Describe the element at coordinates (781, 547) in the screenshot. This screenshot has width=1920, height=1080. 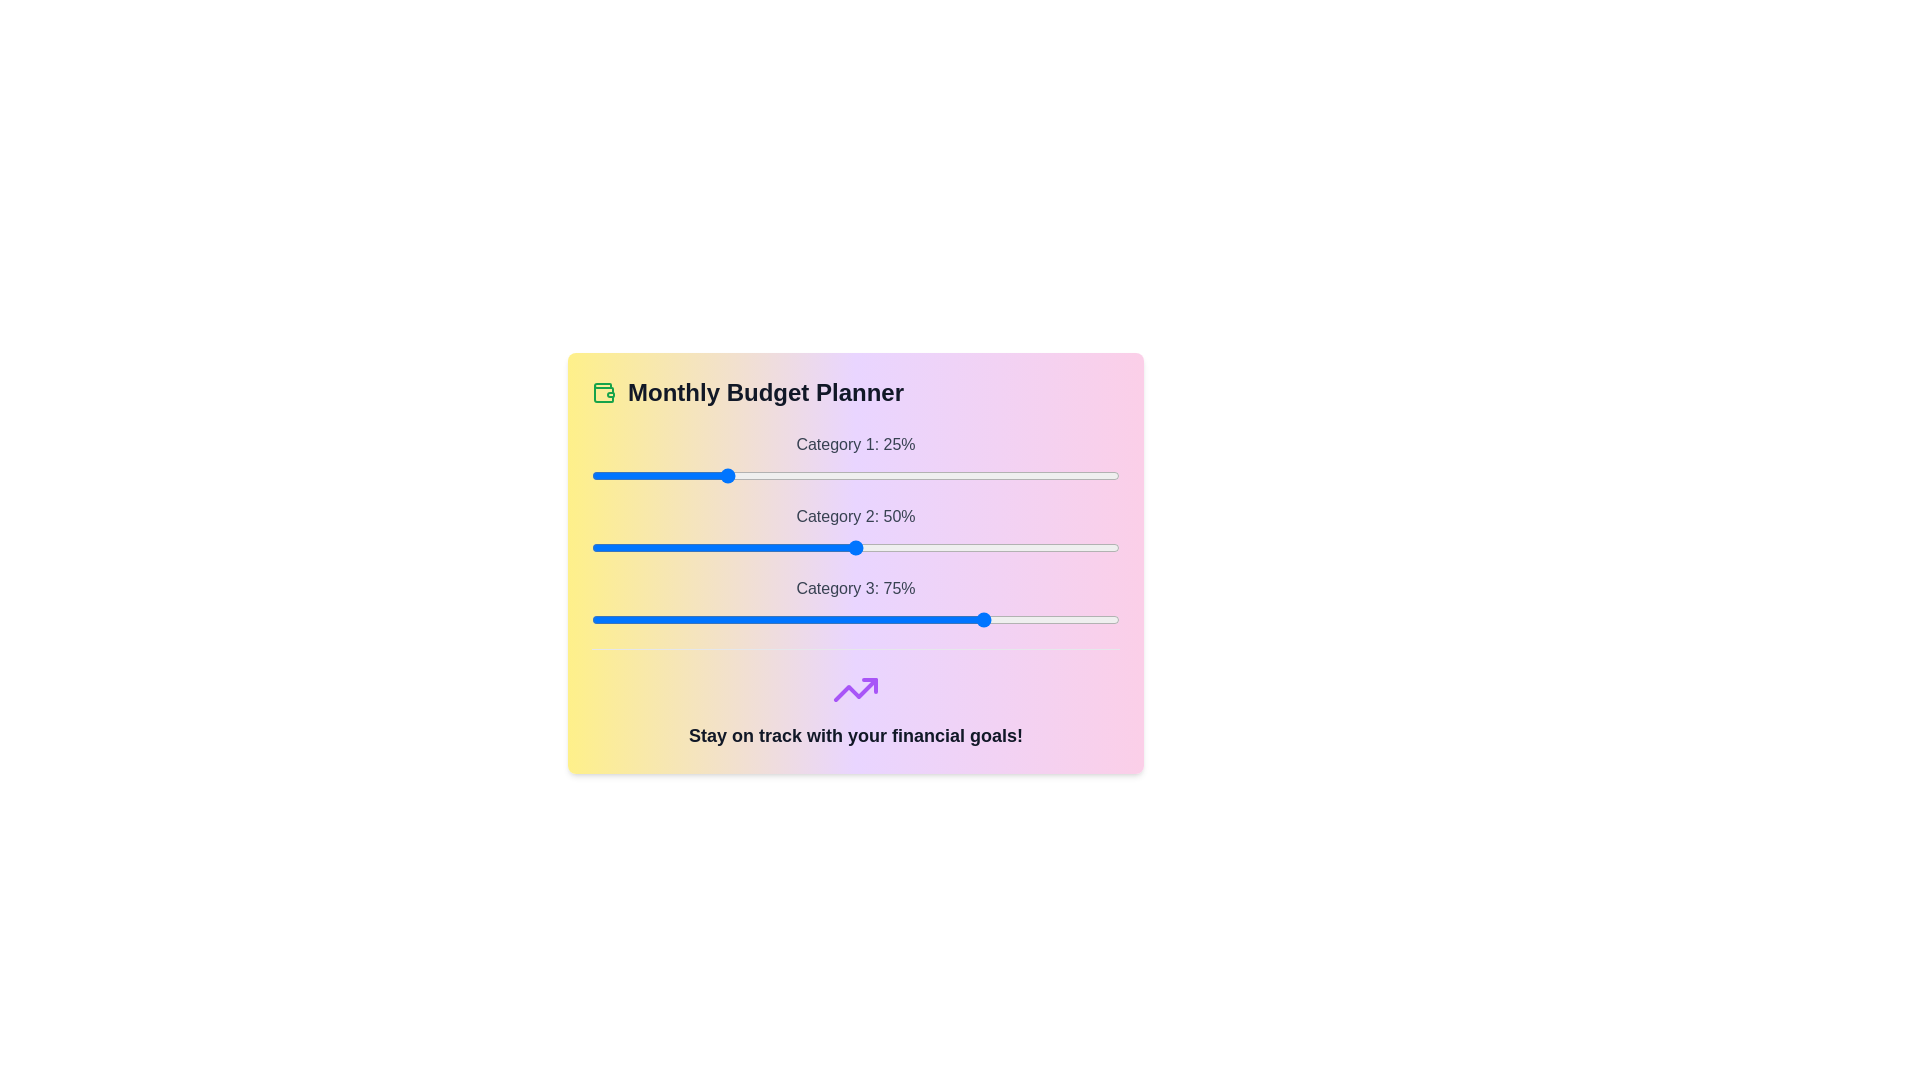
I see `the slider for Category 2 to 36%` at that location.